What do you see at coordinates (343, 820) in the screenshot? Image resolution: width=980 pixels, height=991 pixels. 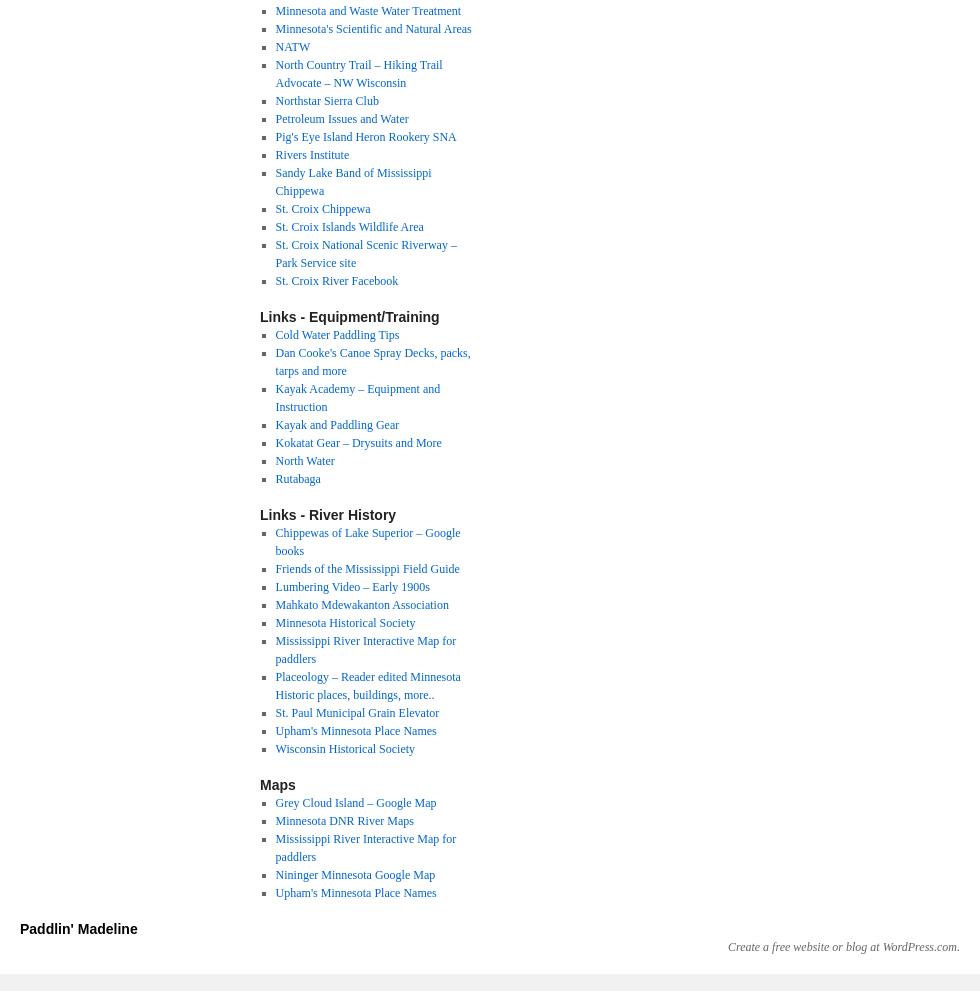 I see `'Minnesota DNR River Maps'` at bounding box center [343, 820].